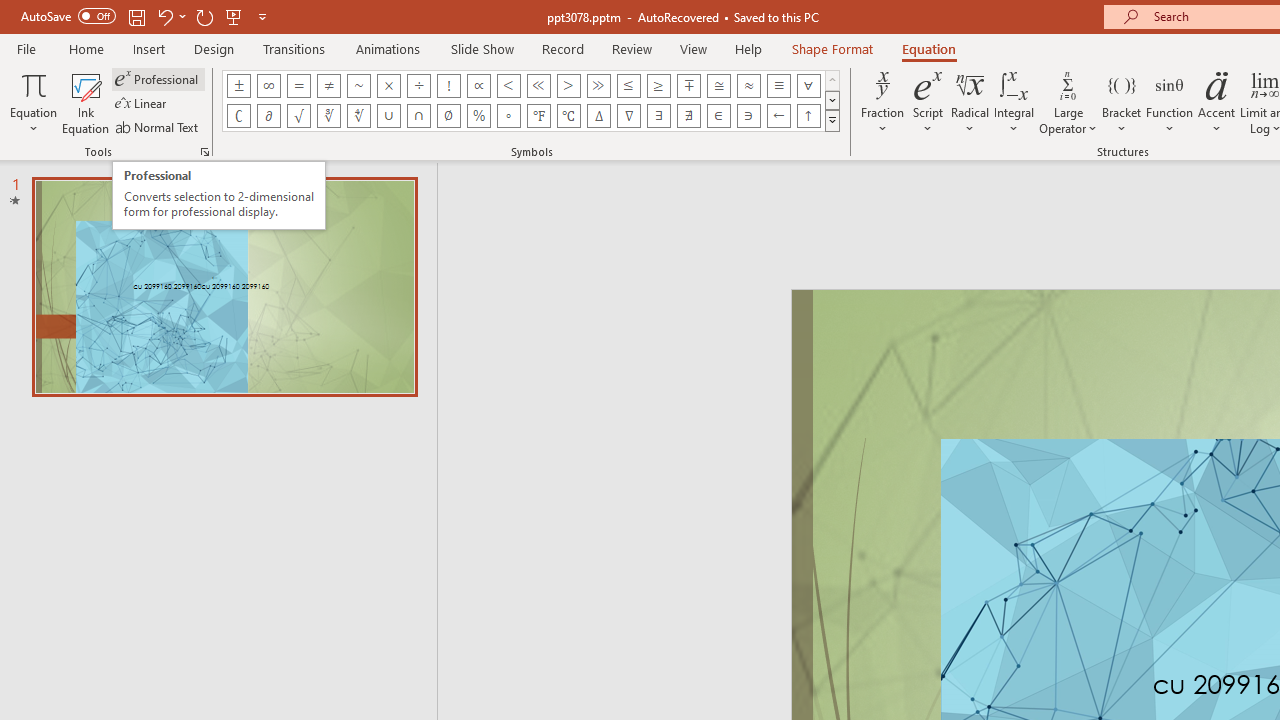 This screenshot has height=720, width=1280. I want to click on 'Linear', so click(141, 103).